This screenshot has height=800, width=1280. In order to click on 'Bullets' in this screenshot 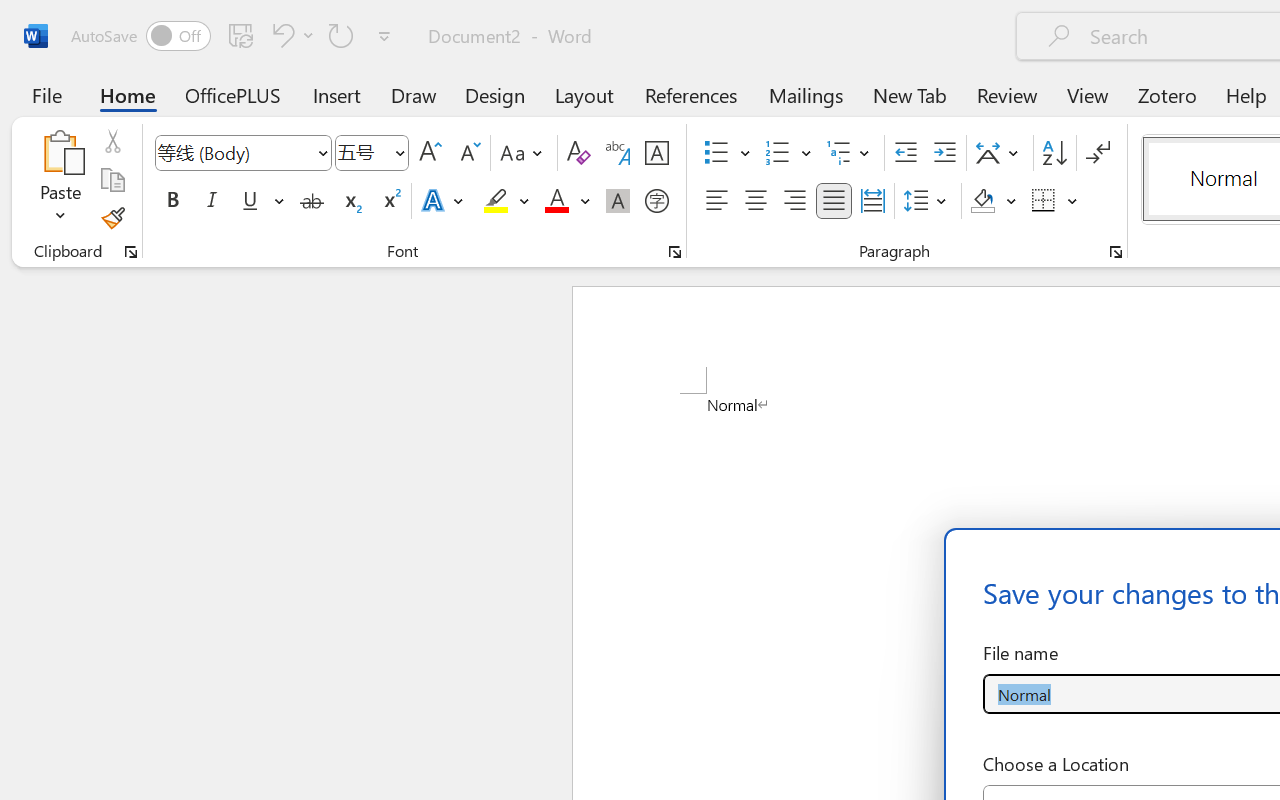, I will do `click(716, 153)`.